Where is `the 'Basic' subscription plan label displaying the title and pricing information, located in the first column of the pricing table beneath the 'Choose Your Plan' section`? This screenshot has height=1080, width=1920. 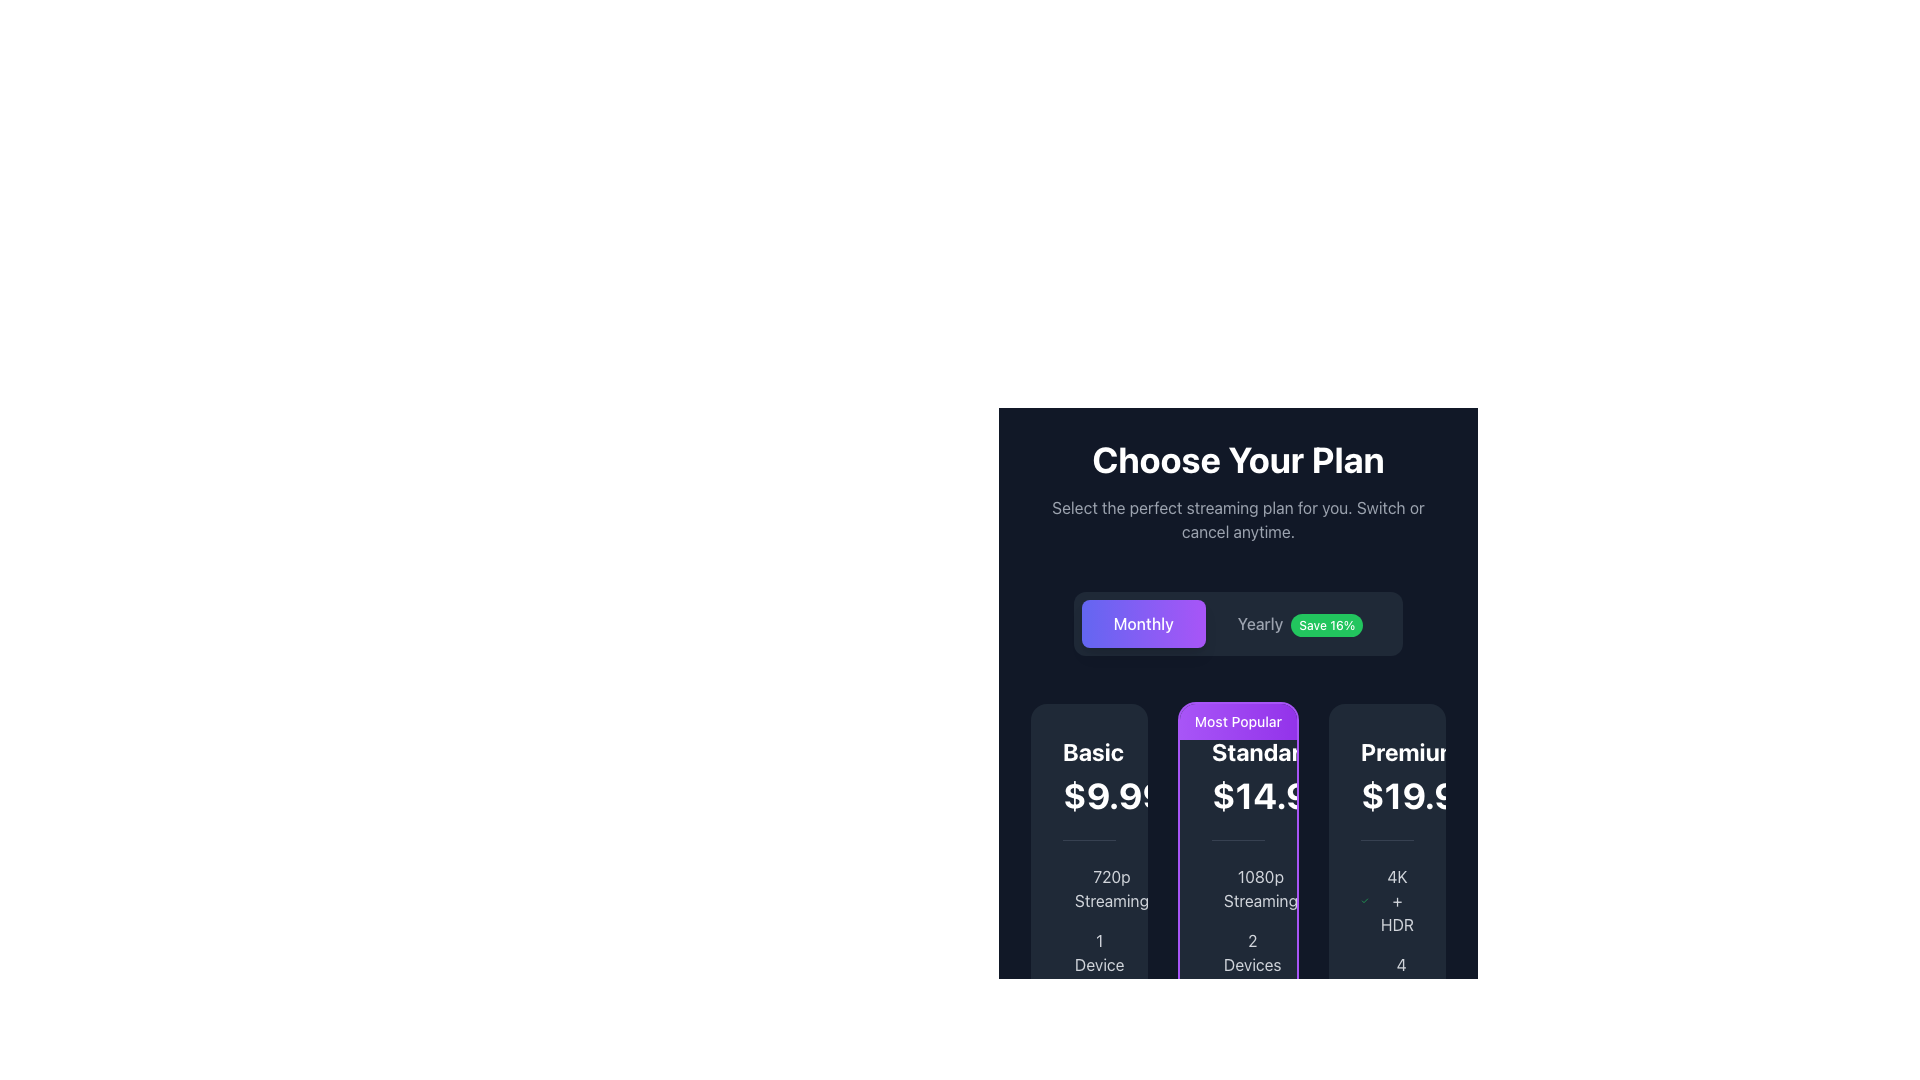 the 'Basic' subscription plan label displaying the title and pricing information, located in the first column of the pricing table beneath the 'Choose Your Plan' section is located at coordinates (1088, 774).